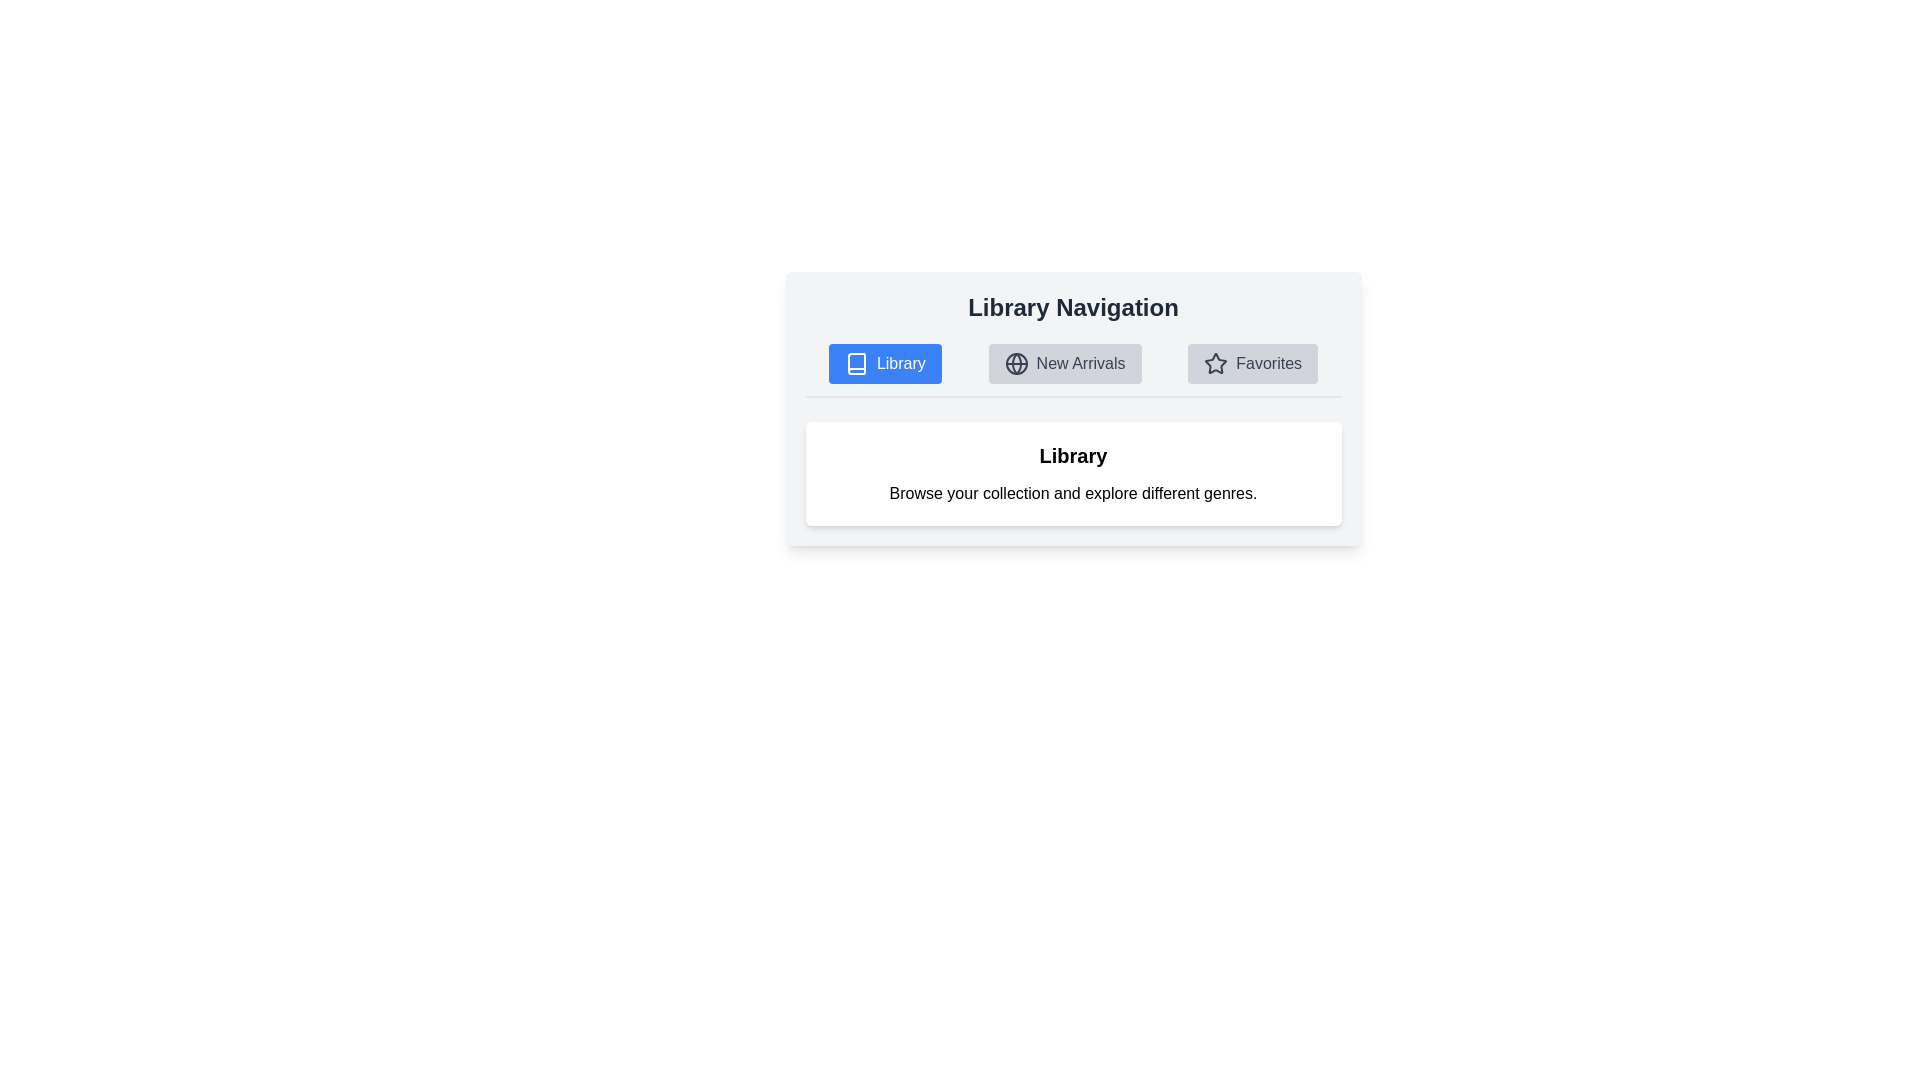  I want to click on the tab labeled Library to display its content, so click(884, 363).